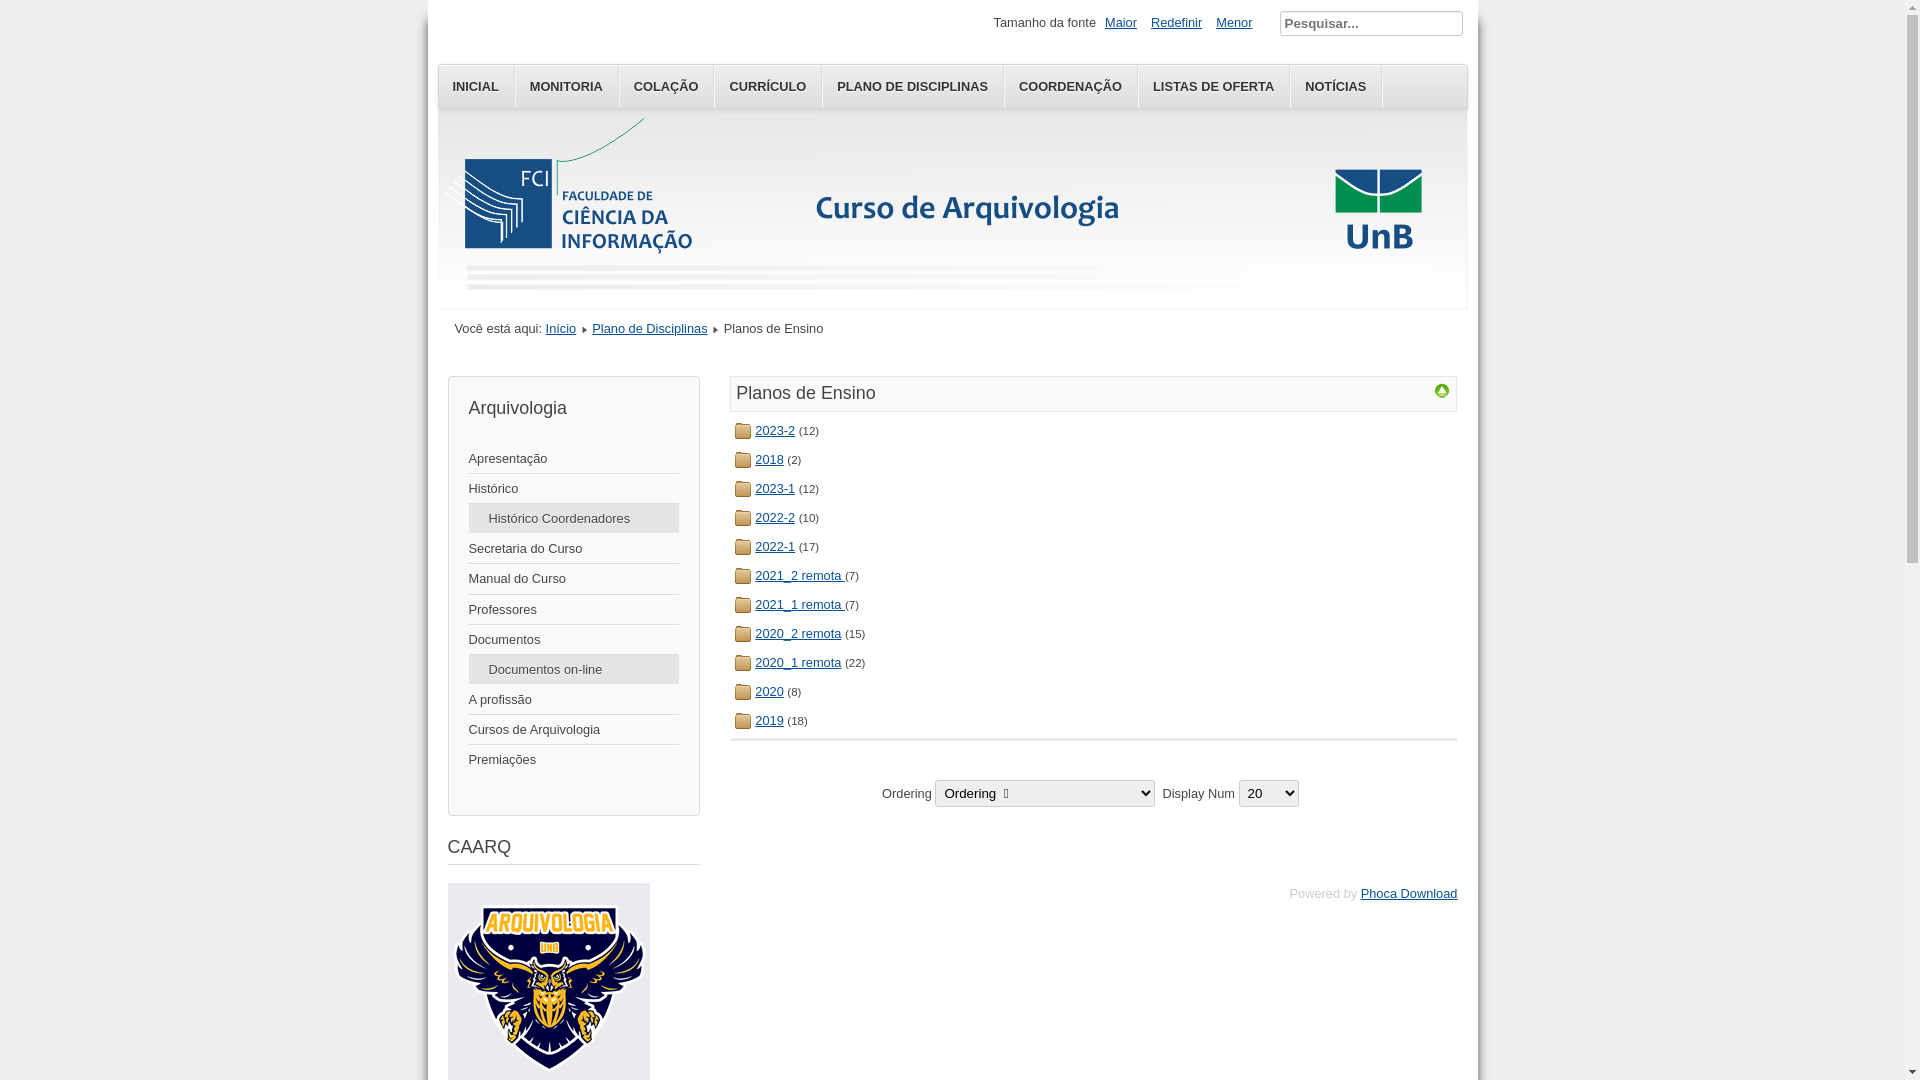 This screenshot has height=1080, width=1920. I want to click on '2023-2', so click(773, 429).